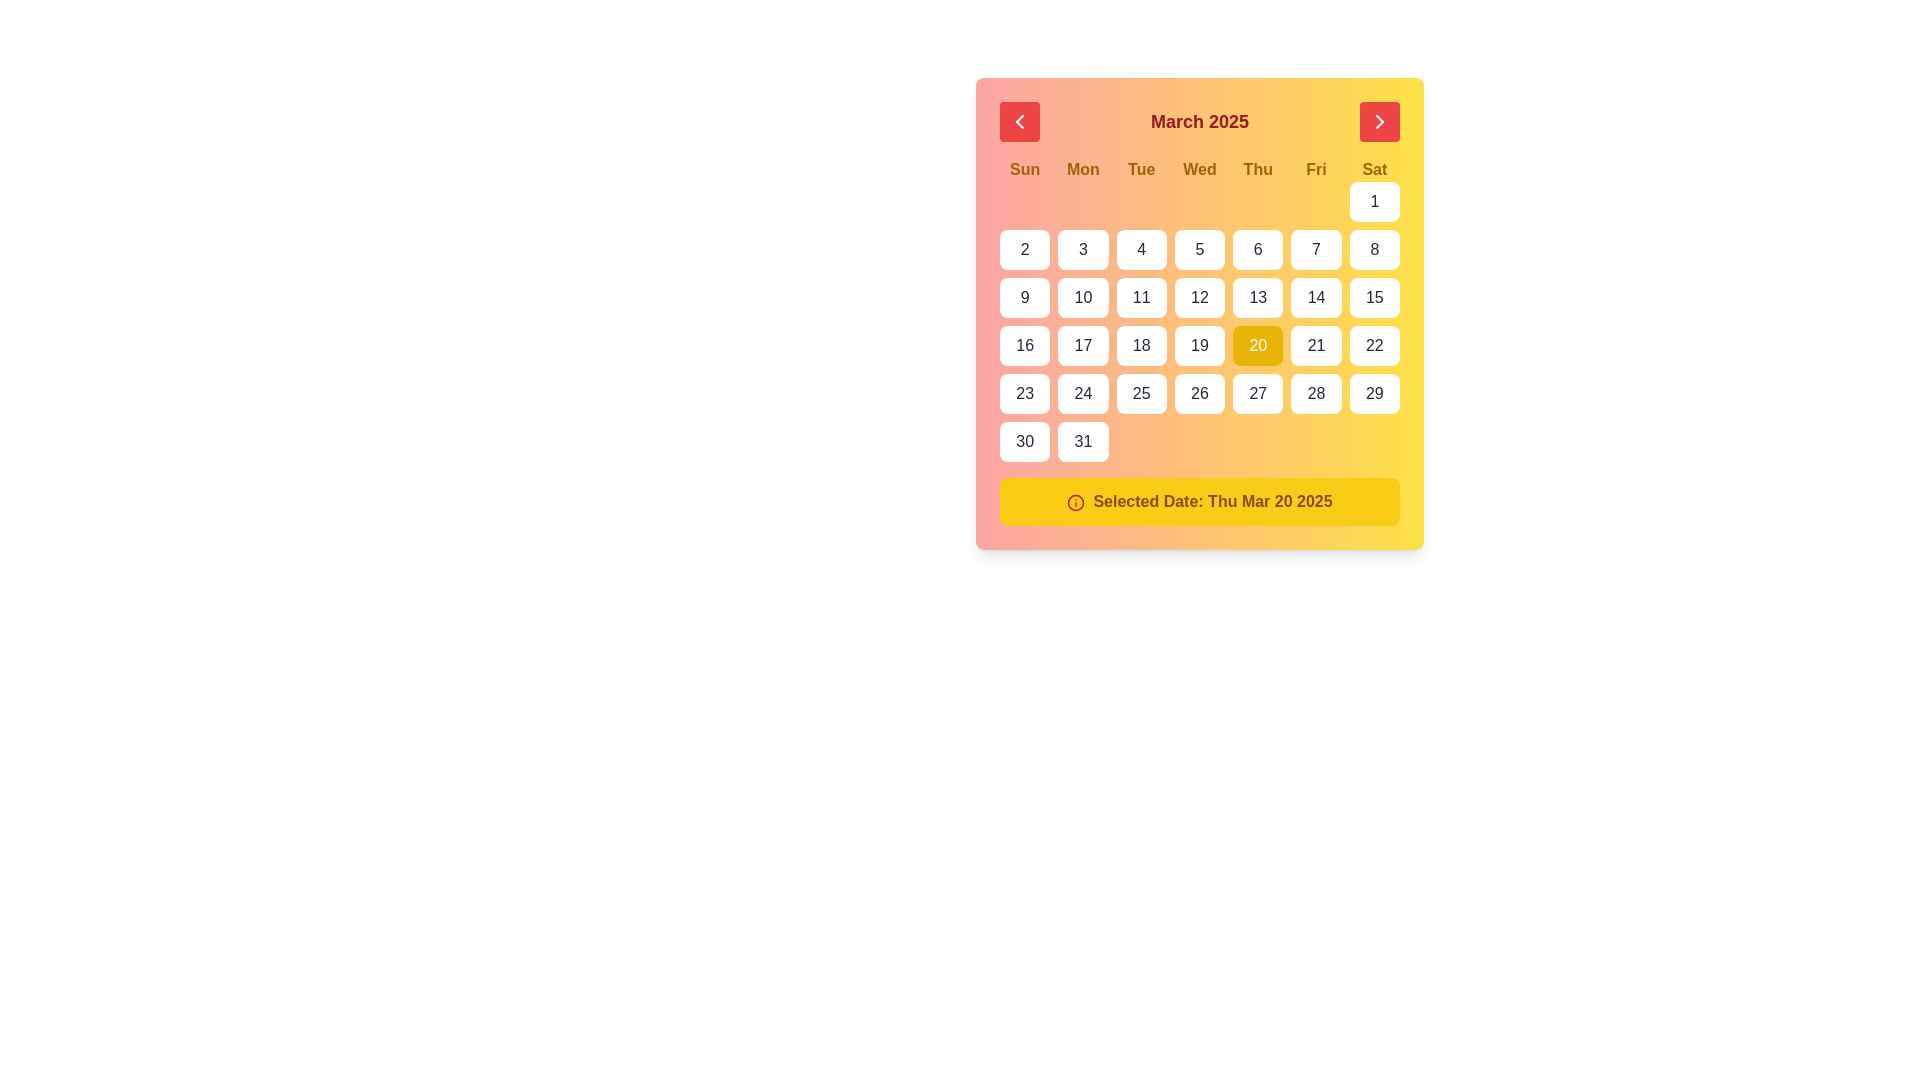 The height and width of the screenshot is (1080, 1920). Describe the element at coordinates (1200, 297) in the screenshot. I see `the square button with rounded corners labeled '12' that is the fifth element in the third row of the grid within the calendar view` at that location.